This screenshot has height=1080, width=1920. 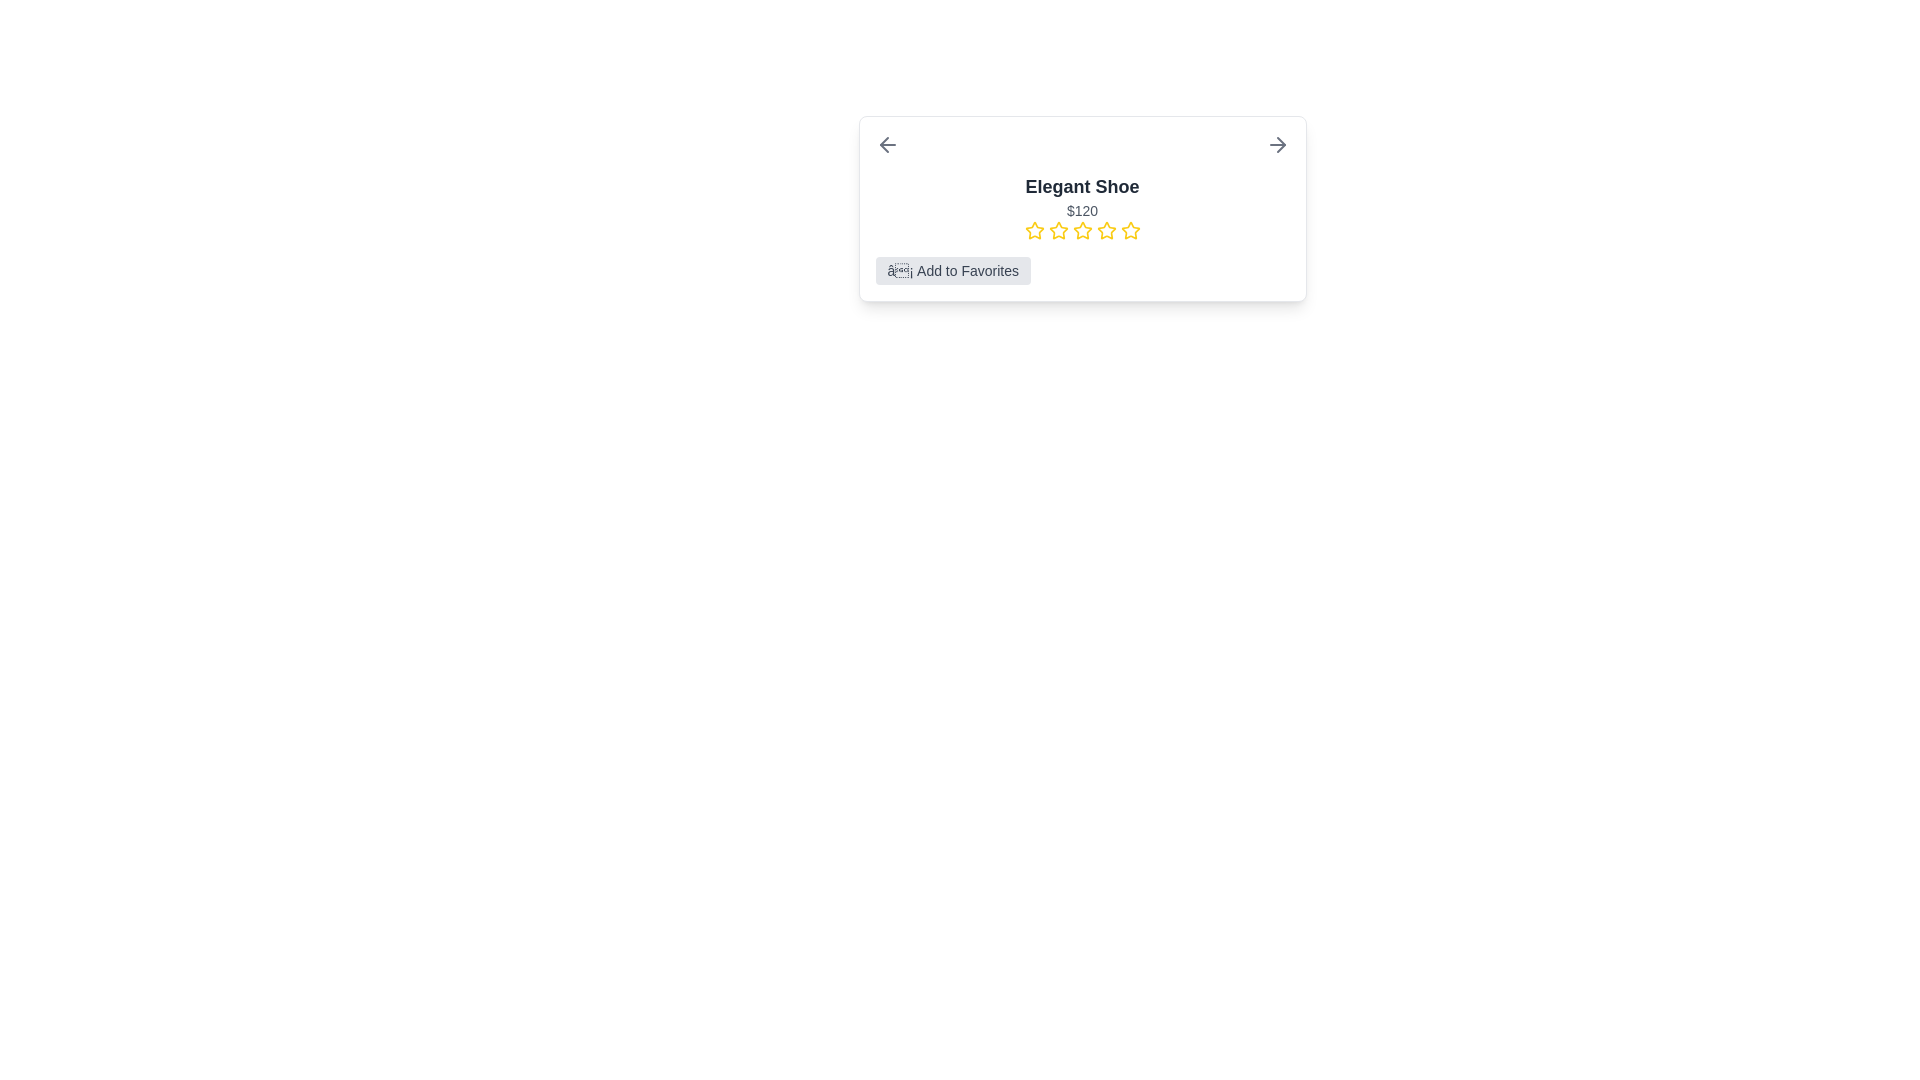 I want to click on the fourth star icon in the rating feature, so click(x=1105, y=229).